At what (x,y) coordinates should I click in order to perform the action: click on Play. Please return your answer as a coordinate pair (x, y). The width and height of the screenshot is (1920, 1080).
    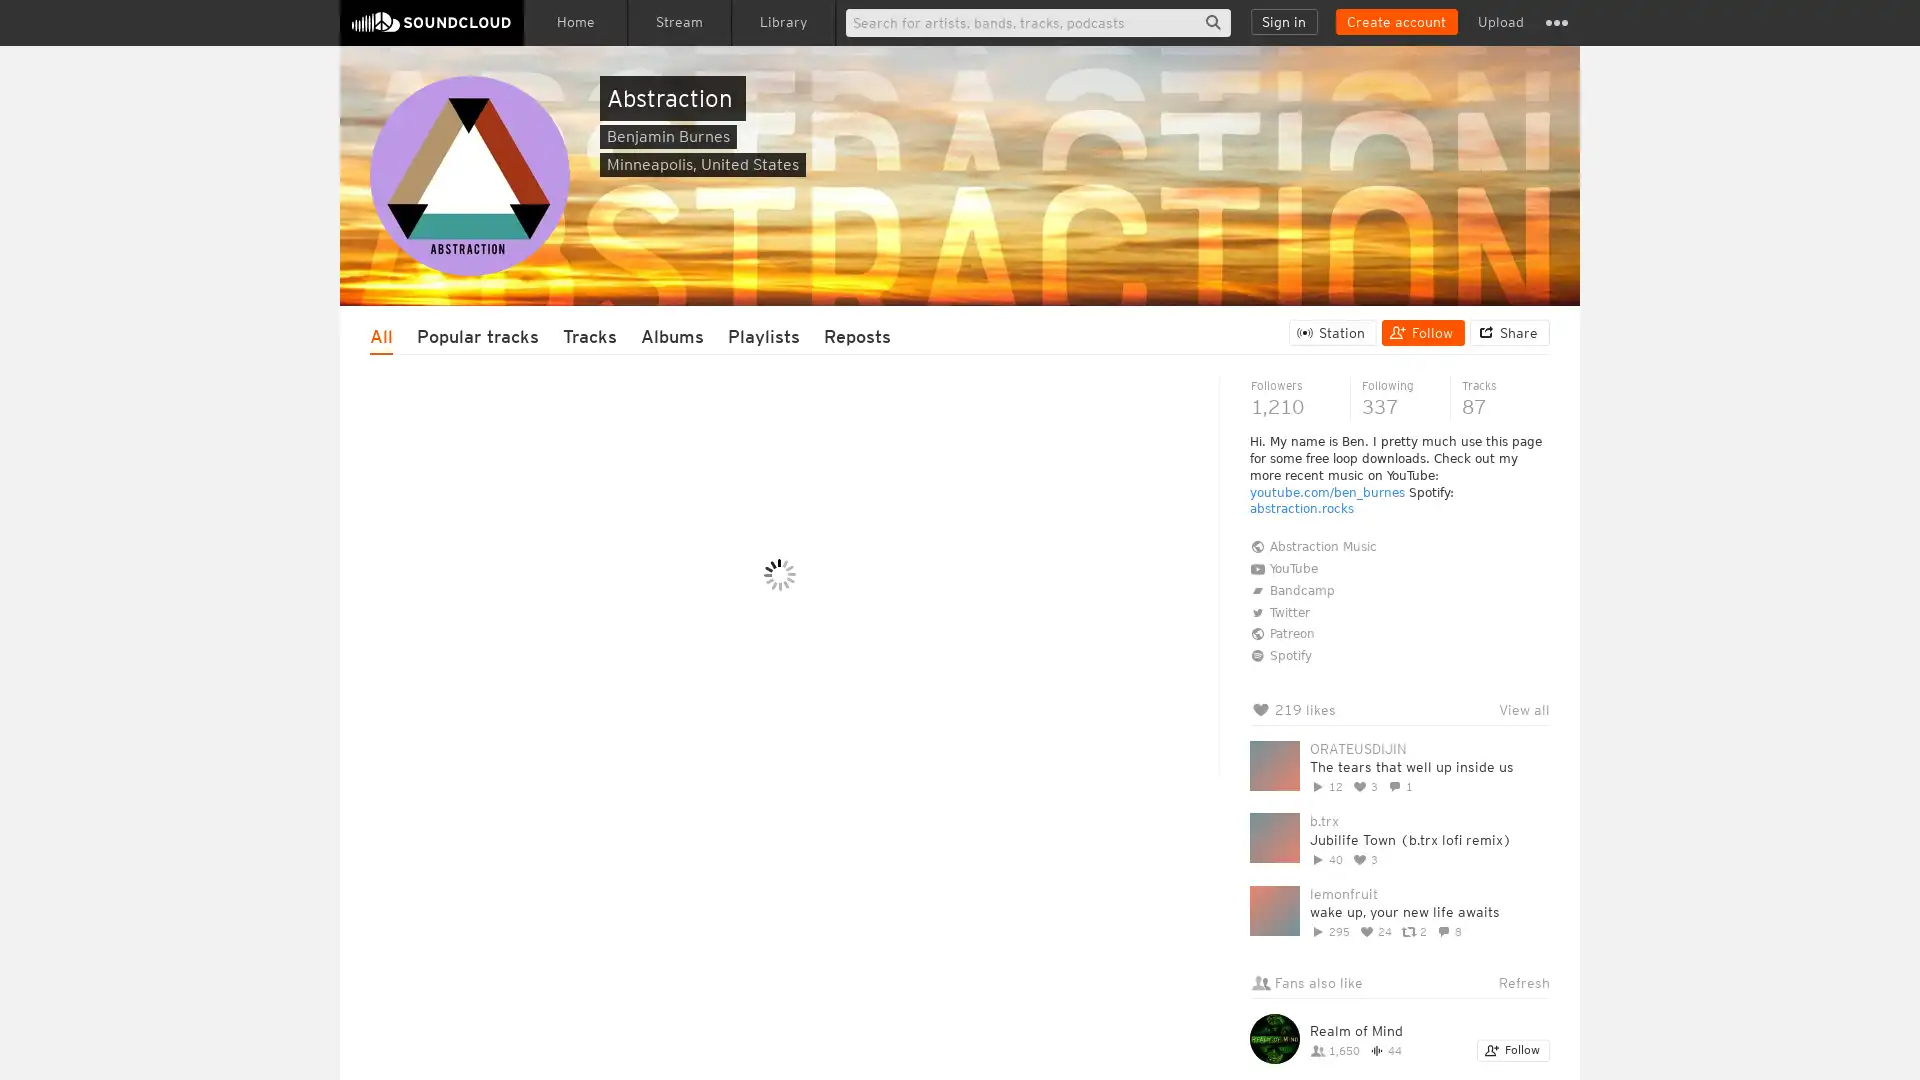
    Looking at the image, I should click on (561, 474).